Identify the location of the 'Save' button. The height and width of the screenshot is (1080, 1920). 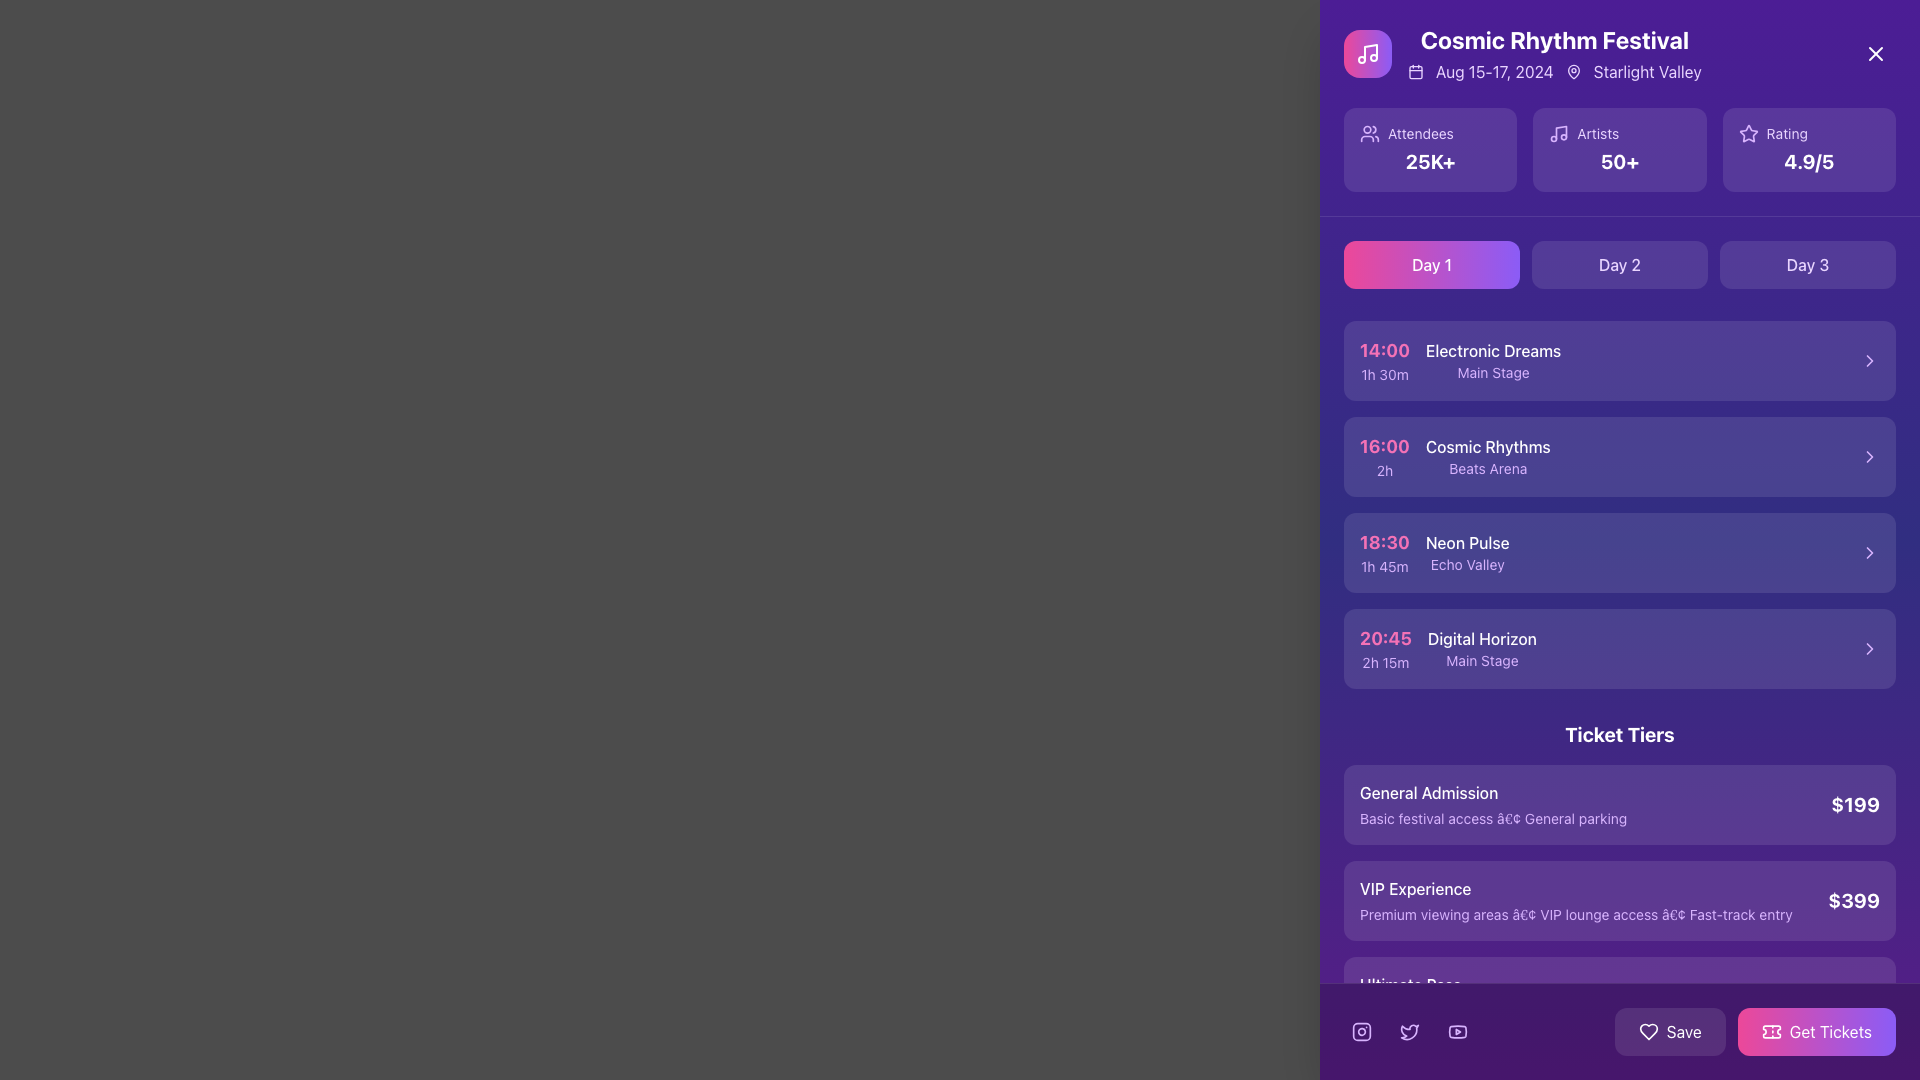
(1670, 1032).